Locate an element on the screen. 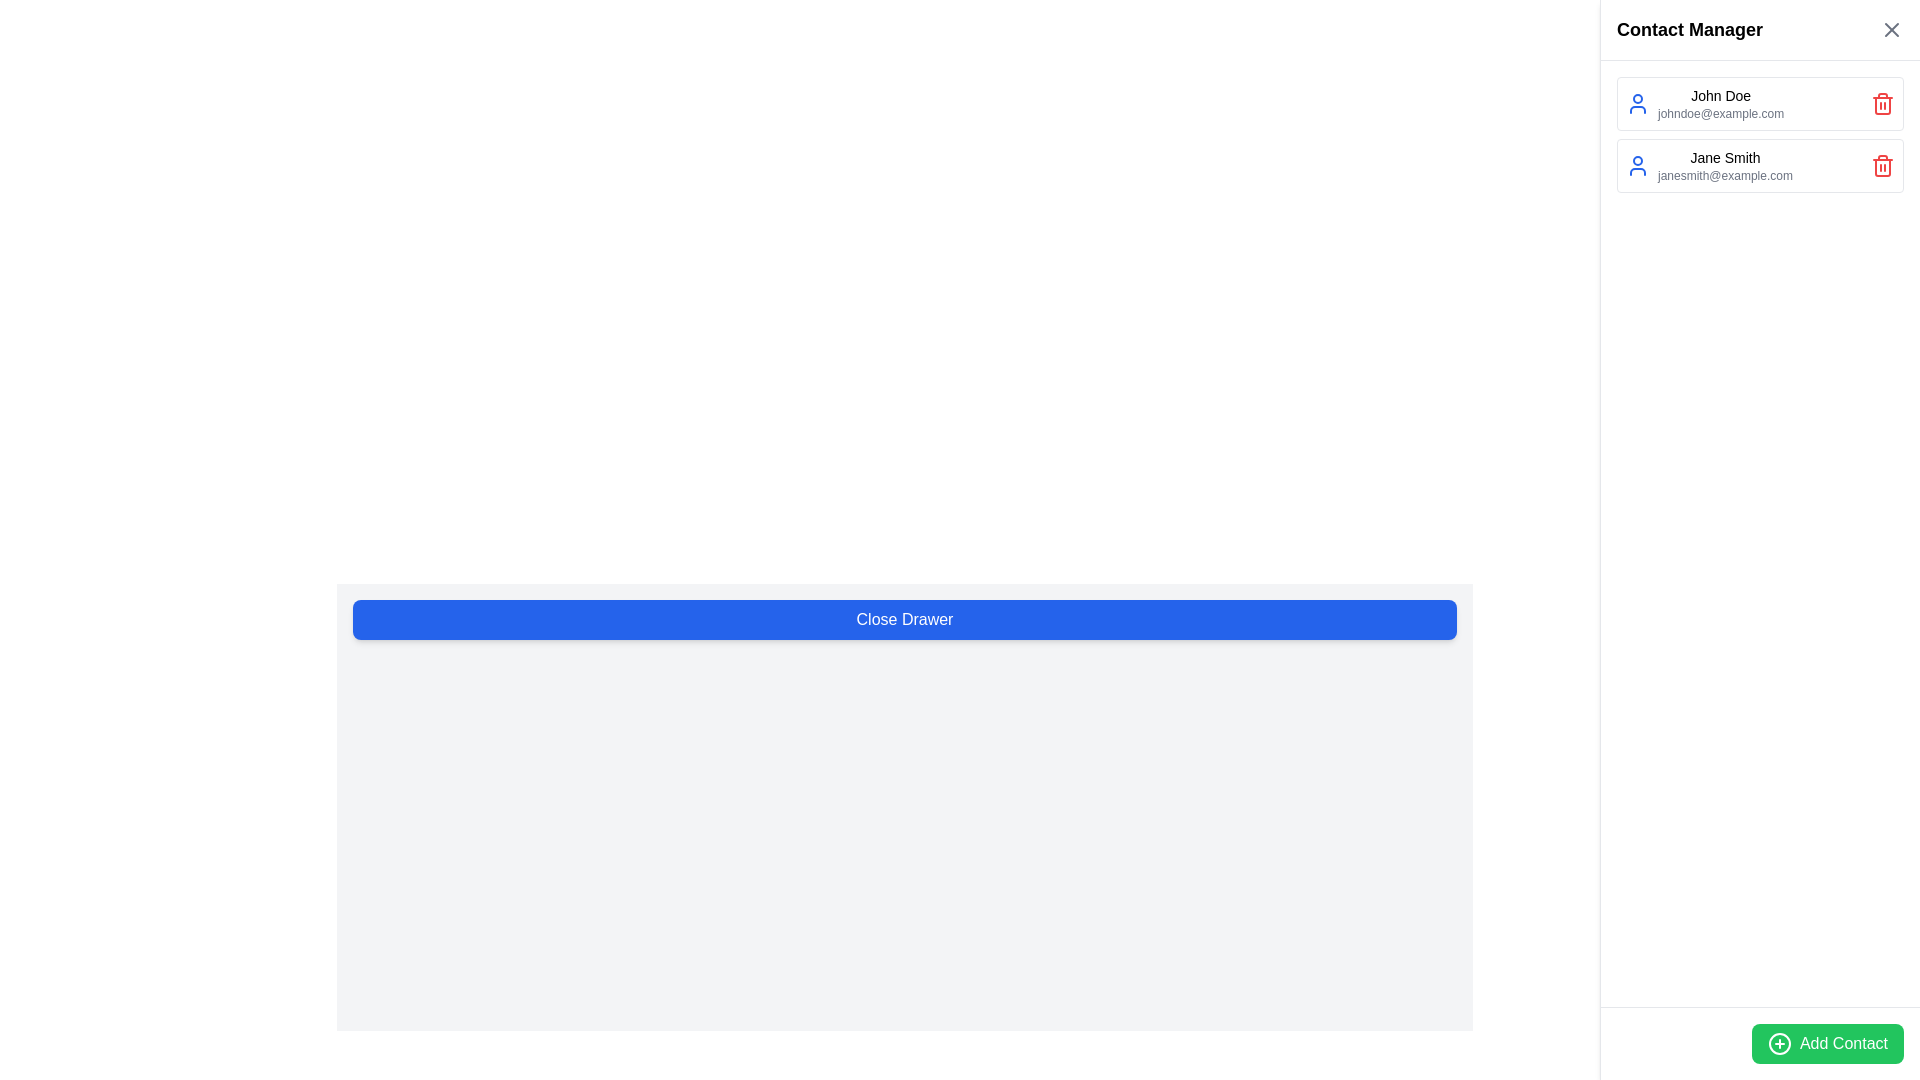 The width and height of the screenshot is (1920, 1080). the small gray cross icon at the top-right corner of the 'Contact Manager' section, which highlights red on hover is located at coordinates (1890, 30).